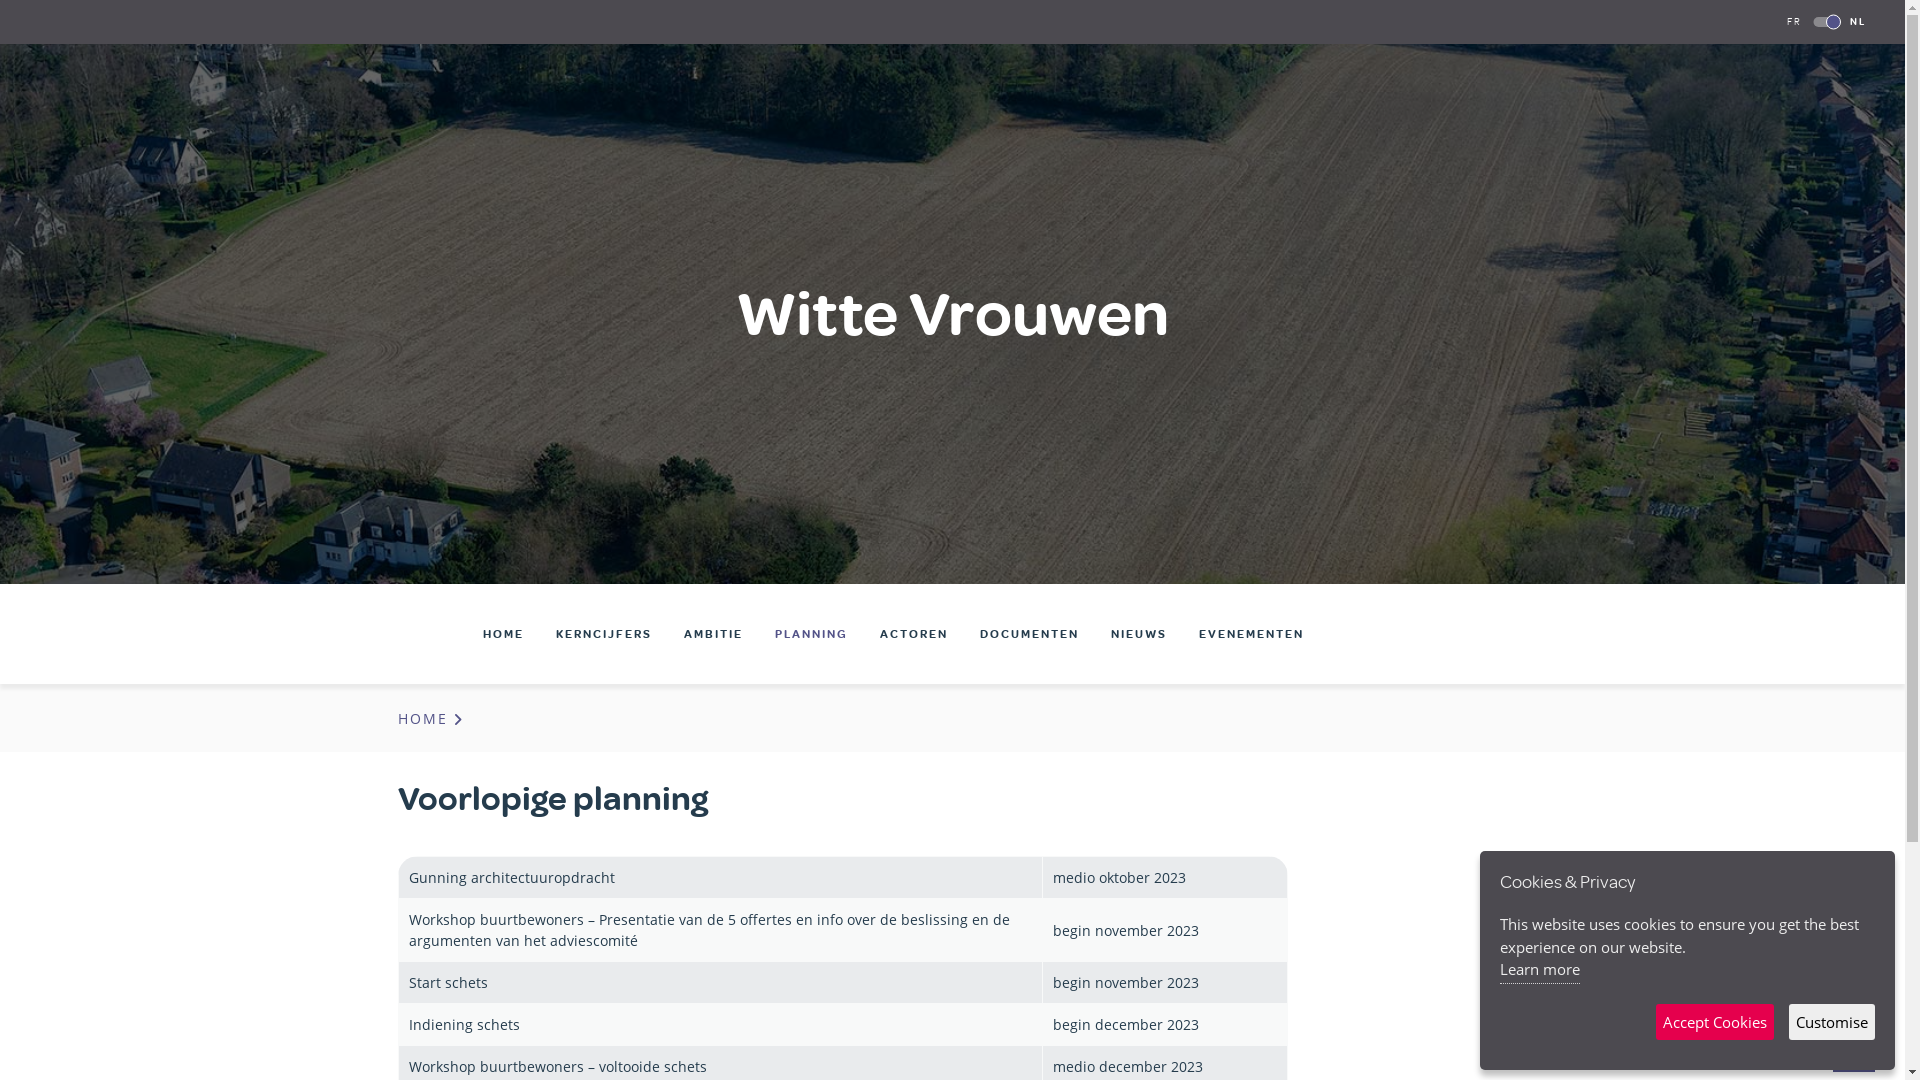 This screenshot has height=1080, width=1920. Describe the element at coordinates (1138, 633) in the screenshot. I see `'NIEUWS'` at that location.